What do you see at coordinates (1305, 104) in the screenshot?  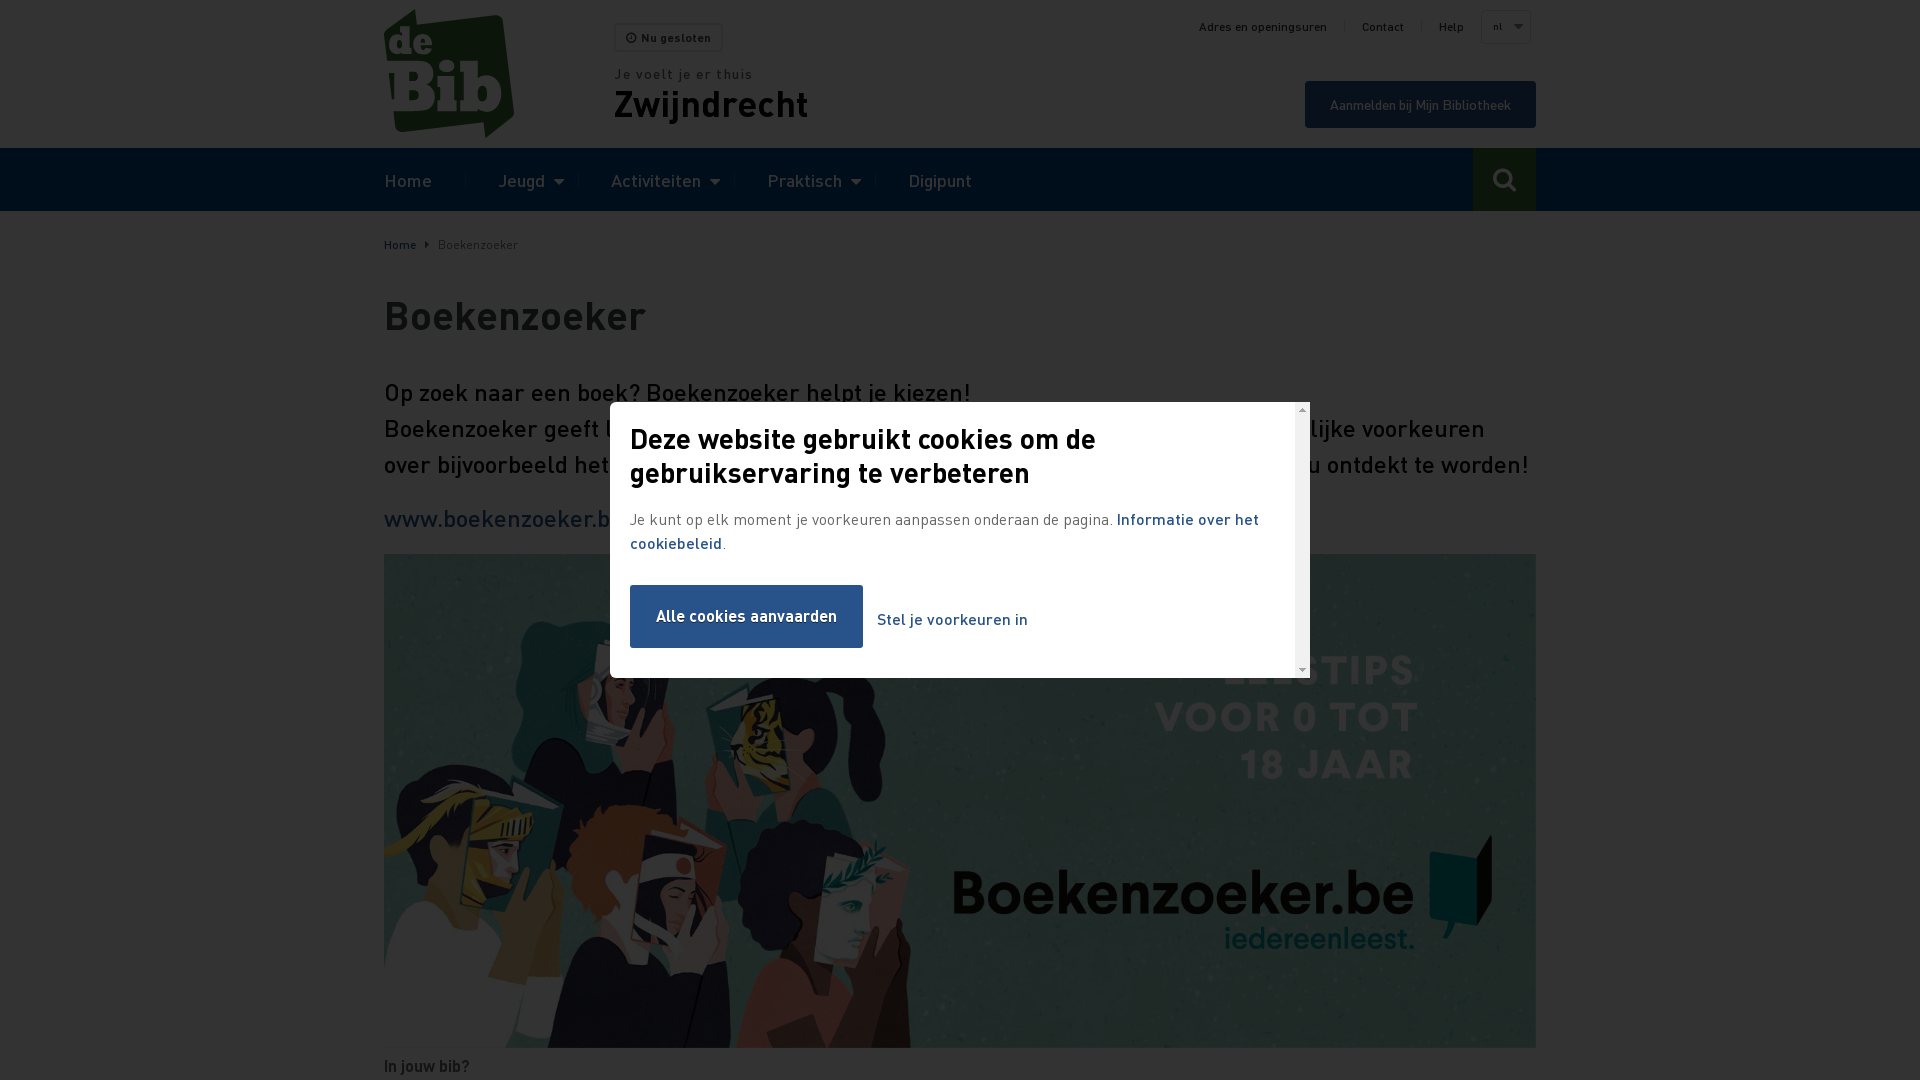 I see `'Aanmelden bij Mijn Bibliotheek'` at bounding box center [1305, 104].